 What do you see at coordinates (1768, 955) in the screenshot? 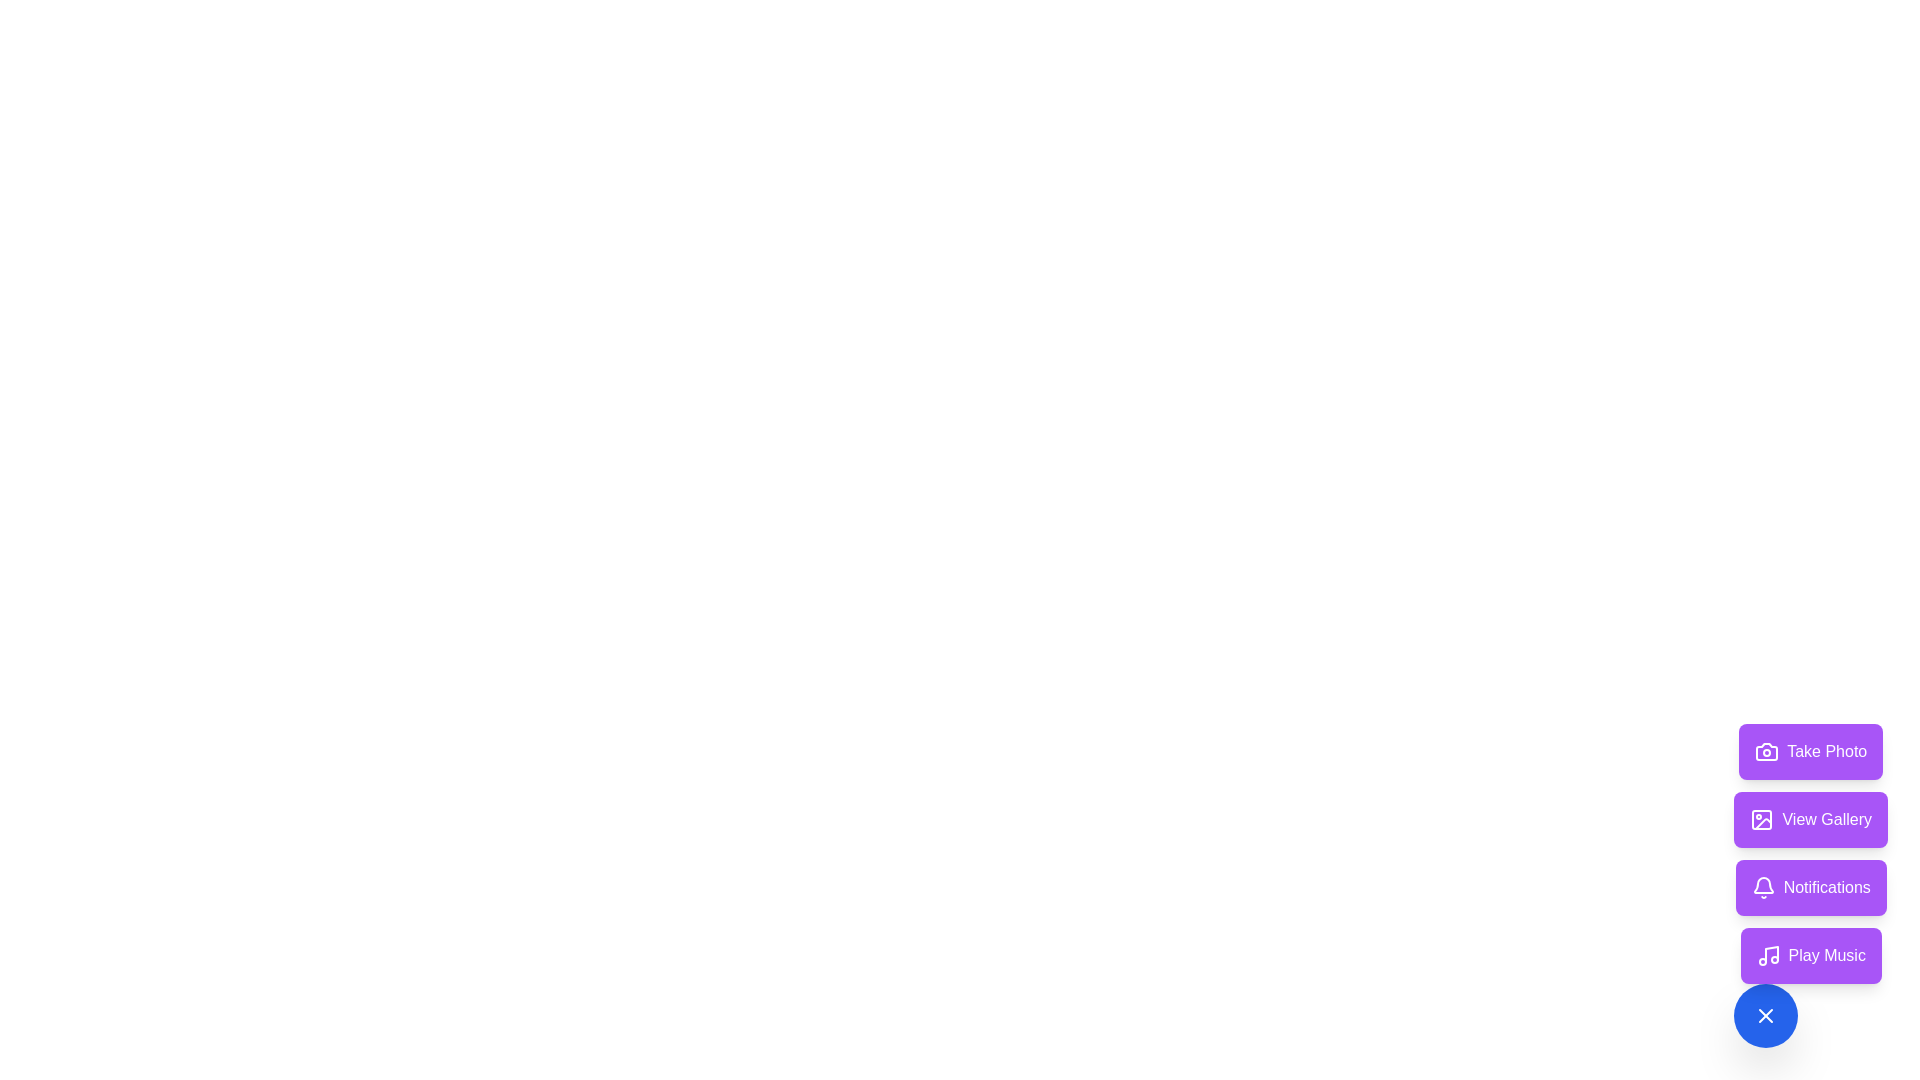
I see `the music note icon located within the purple 'Play Music' button` at bounding box center [1768, 955].